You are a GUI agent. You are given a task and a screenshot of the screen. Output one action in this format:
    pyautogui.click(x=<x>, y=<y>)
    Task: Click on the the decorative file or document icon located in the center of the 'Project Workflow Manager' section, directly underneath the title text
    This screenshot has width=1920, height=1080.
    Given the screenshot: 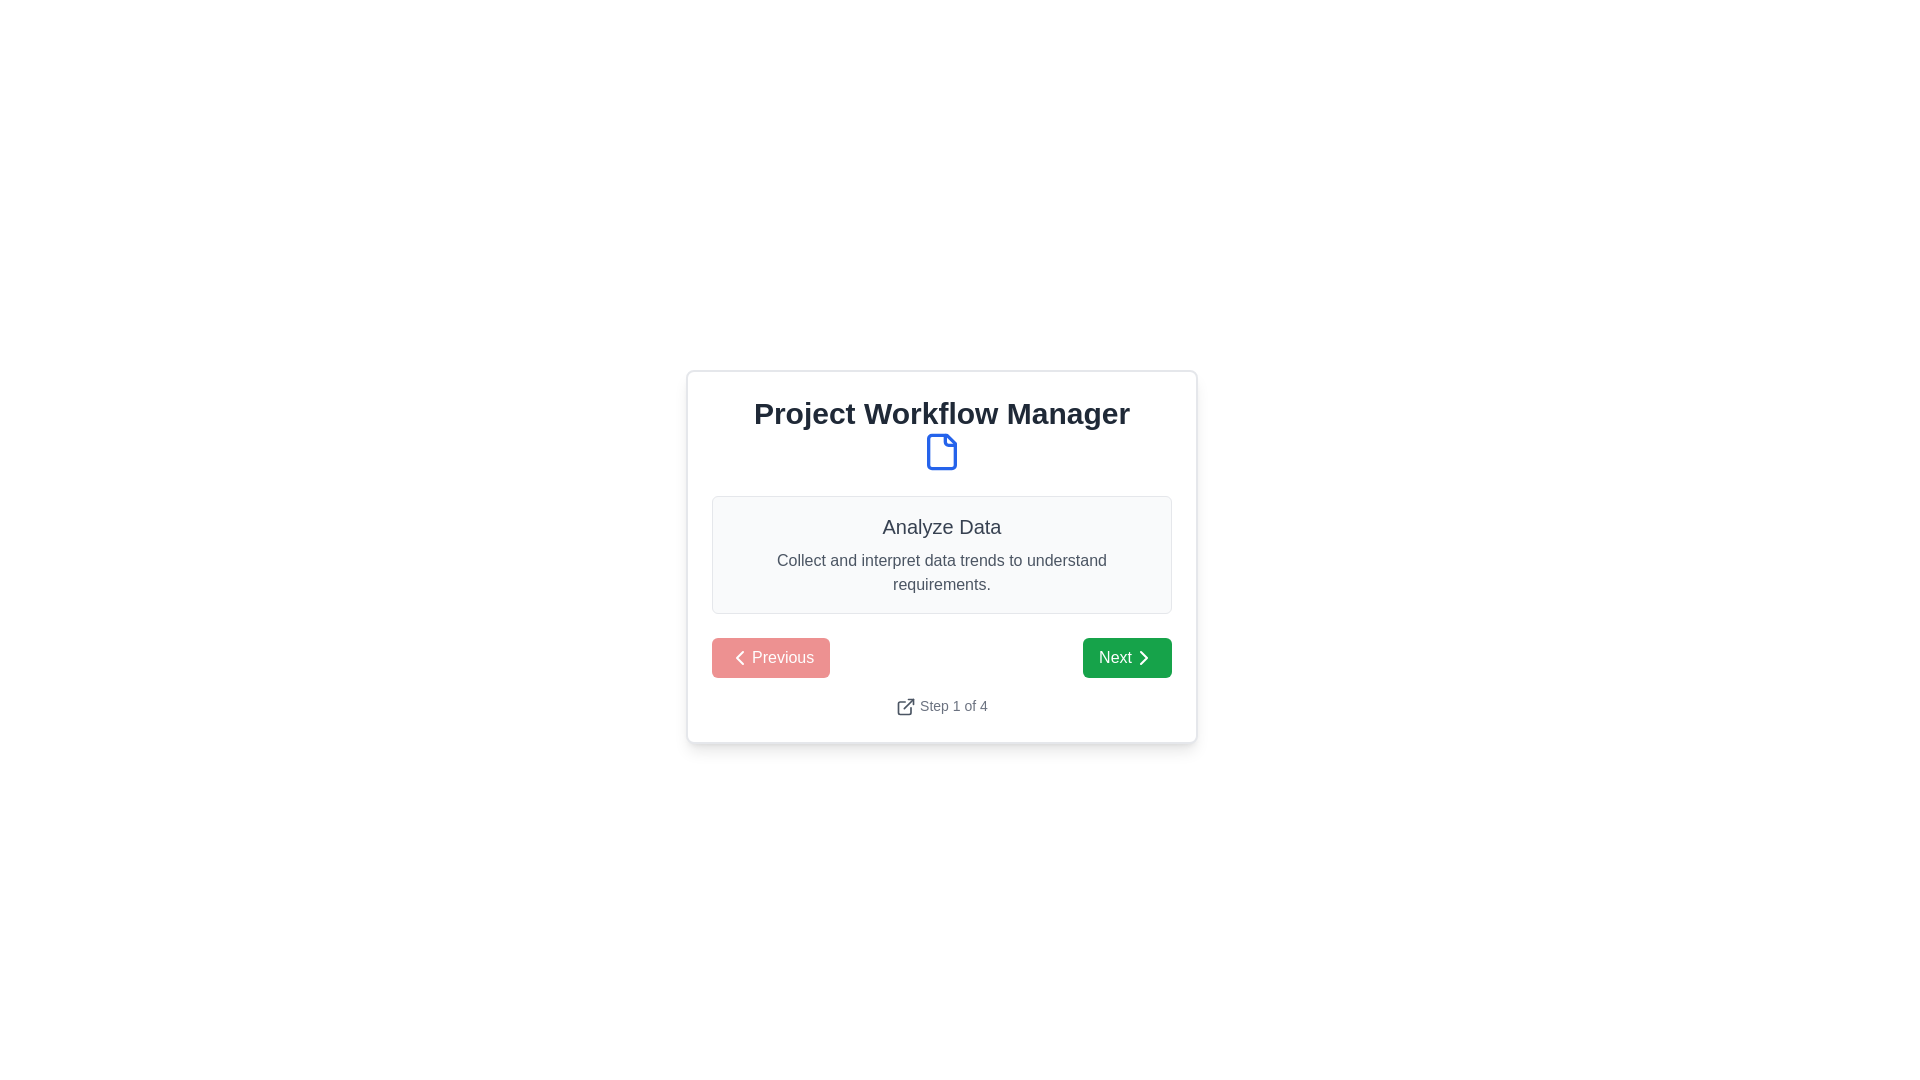 What is the action you would take?
    pyautogui.click(x=940, y=451)
    